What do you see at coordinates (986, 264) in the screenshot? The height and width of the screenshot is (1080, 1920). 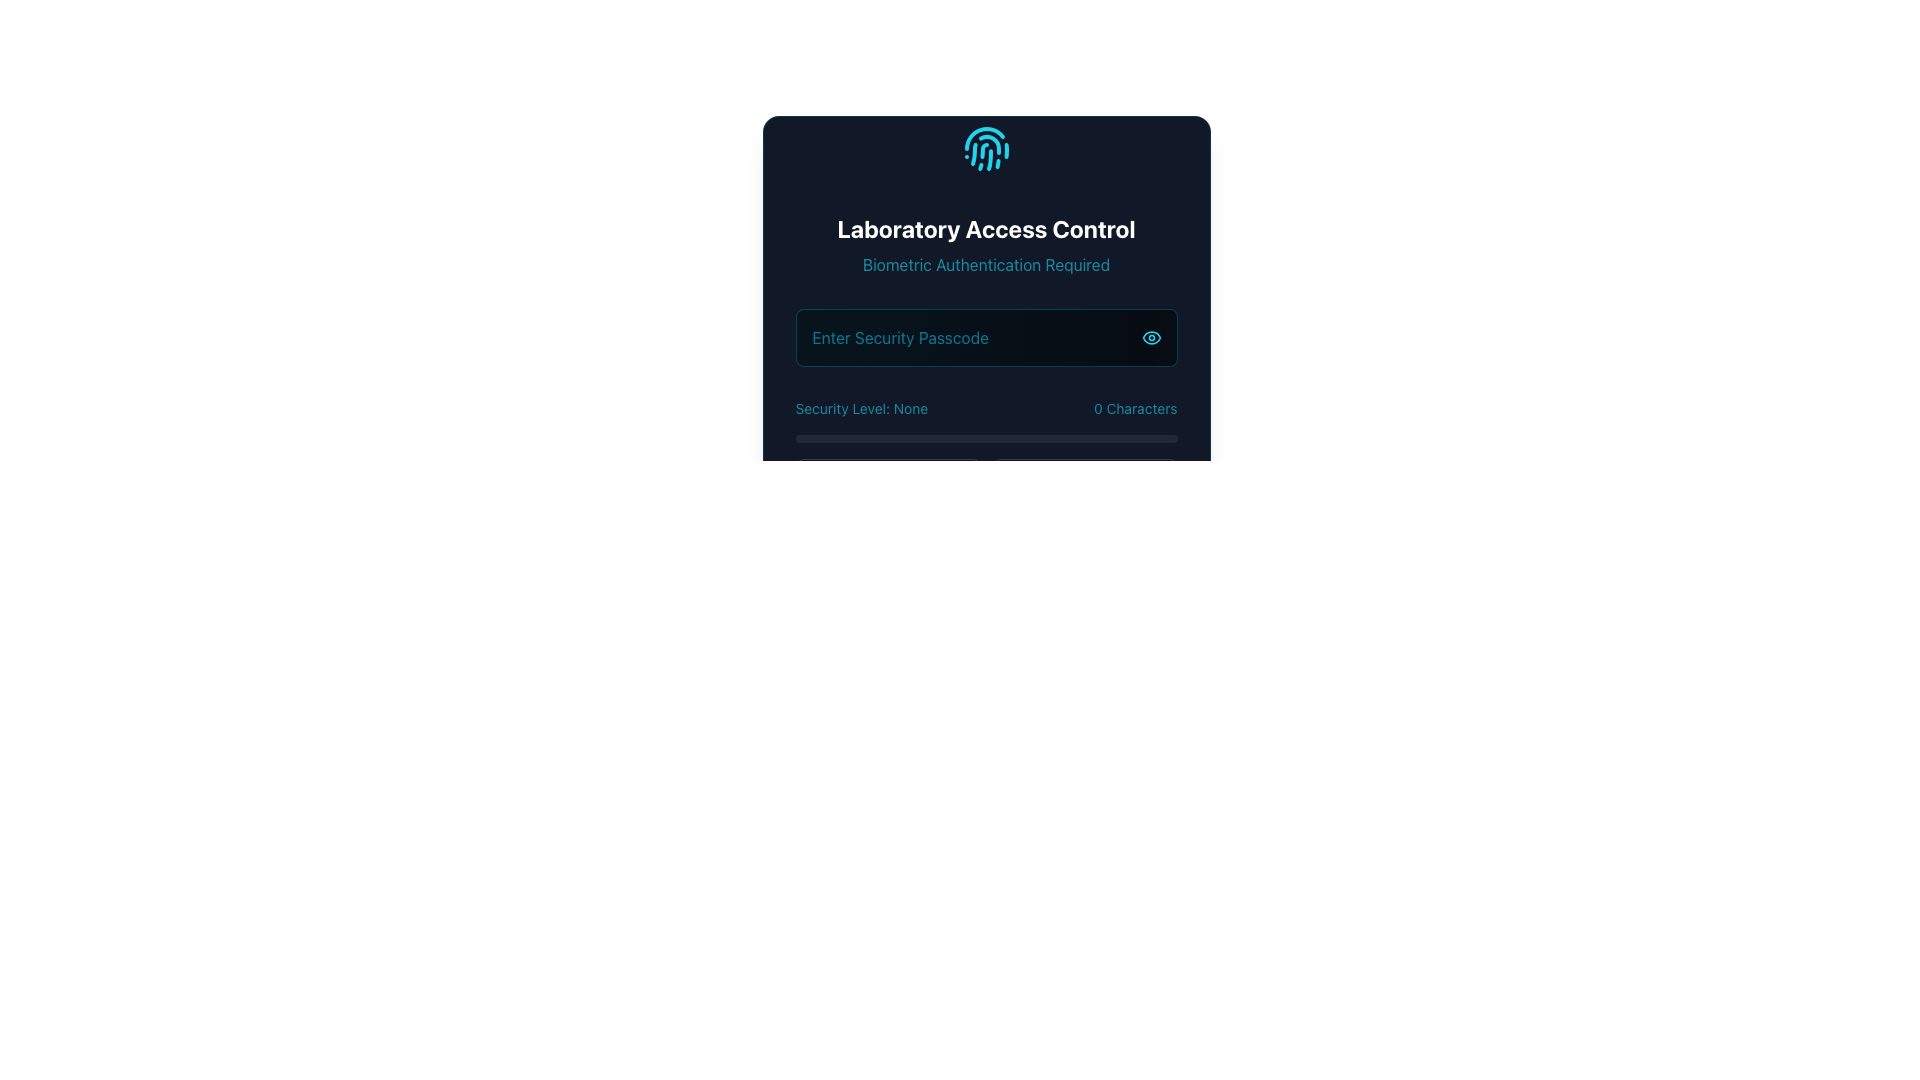 I see `text label displaying 'Biometric Authentication Required', which is centrally aligned below the 'Laboratory Access Control' heading` at bounding box center [986, 264].